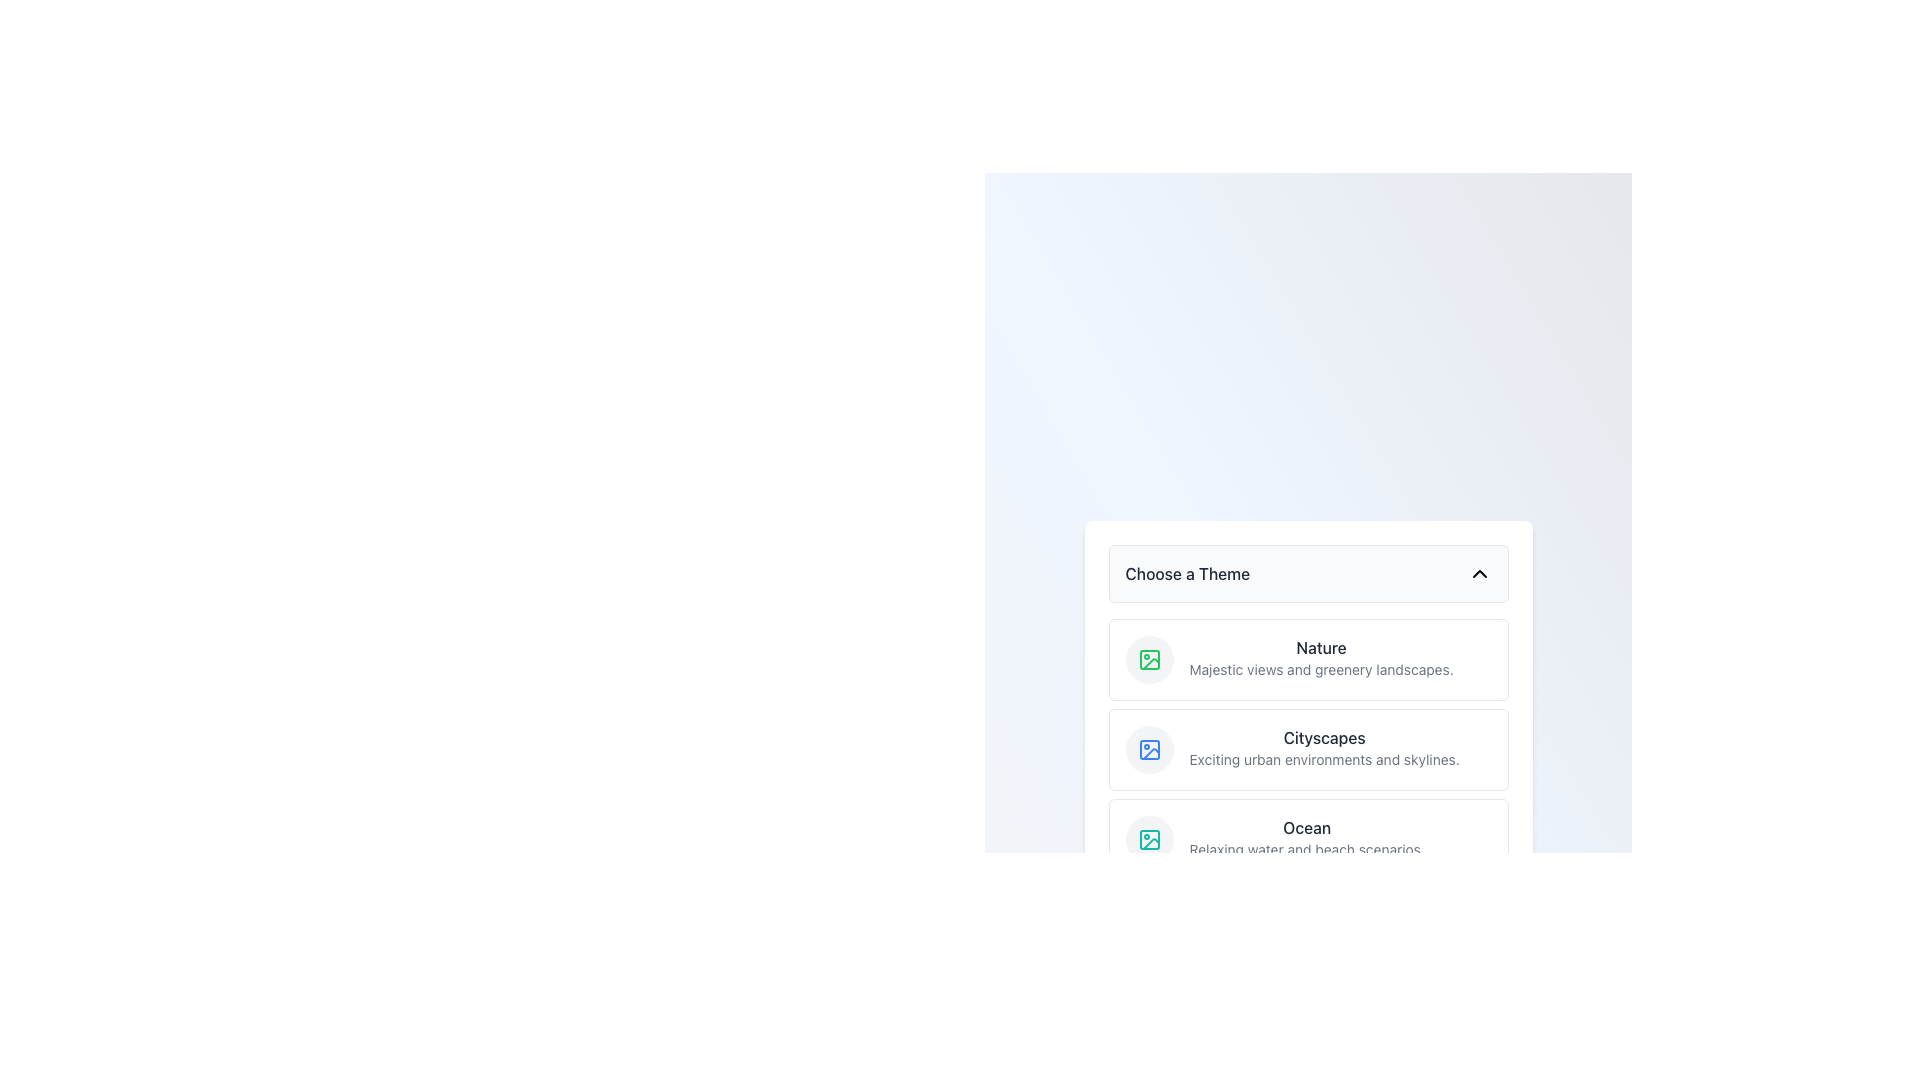 Image resolution: width=1920 pixels, height=1080 pixels. Describe the element at coordinates (1187, 574) in the screenshot. I see `the text label displaying 'Choose a Theme' in medium-sized greyish-black font, located prominently in the upper section of the box` at that location.